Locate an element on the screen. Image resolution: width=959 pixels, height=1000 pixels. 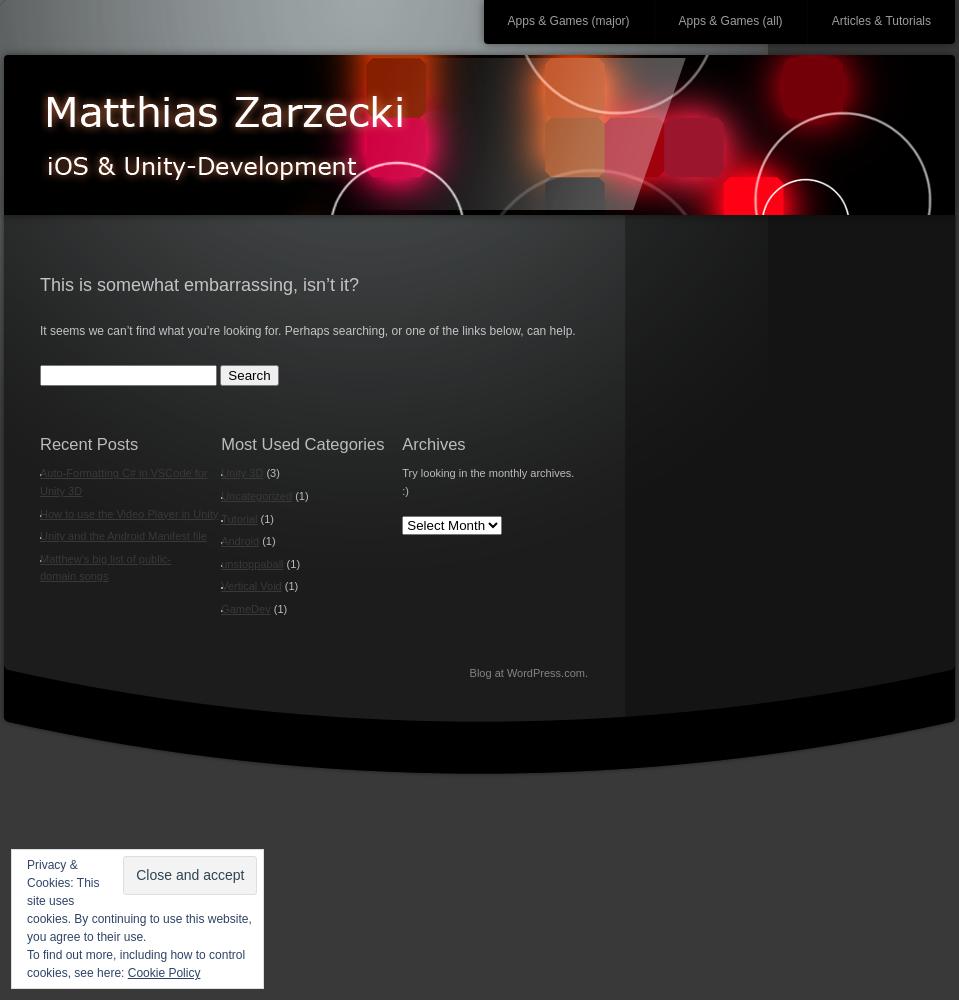
'Unity 3D' is located at coordinates (241, 472).